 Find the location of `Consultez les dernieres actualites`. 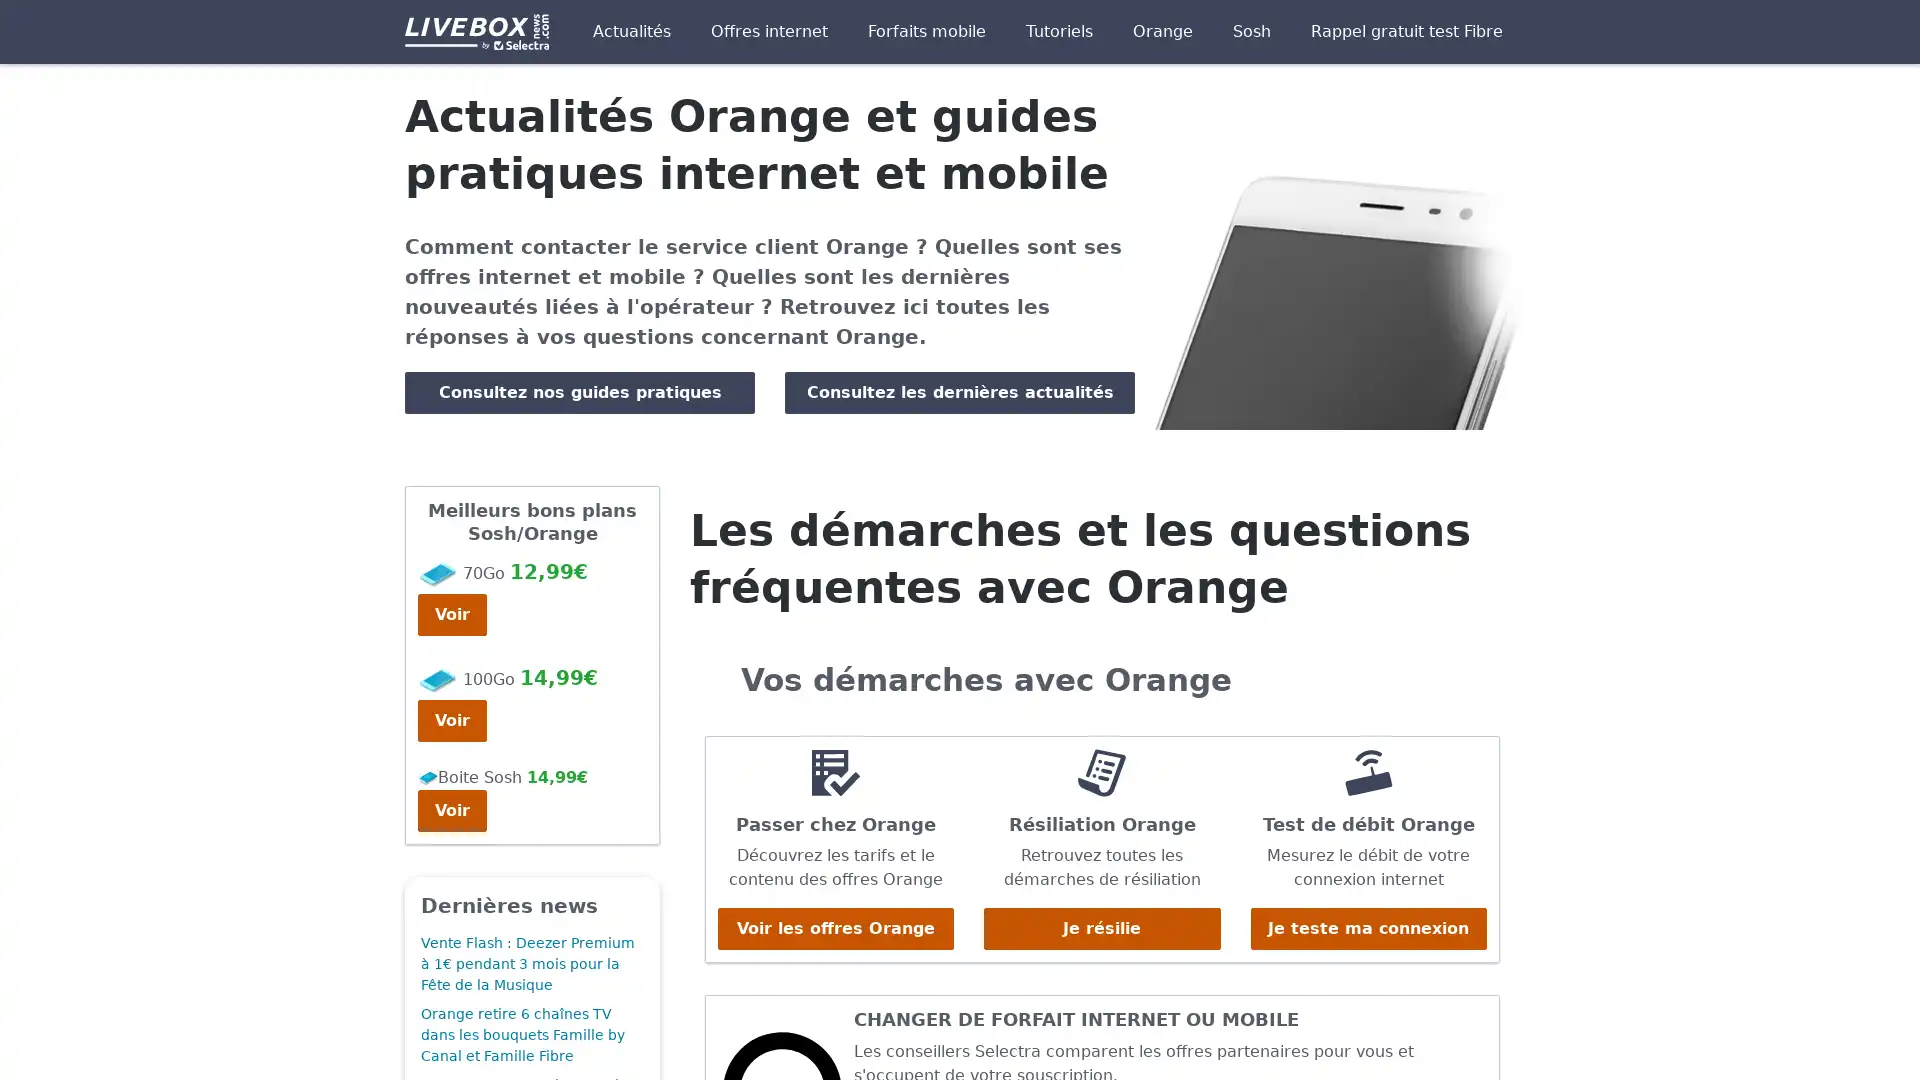

Consultez les dernieres actualites is located at coordinates (960, 392).